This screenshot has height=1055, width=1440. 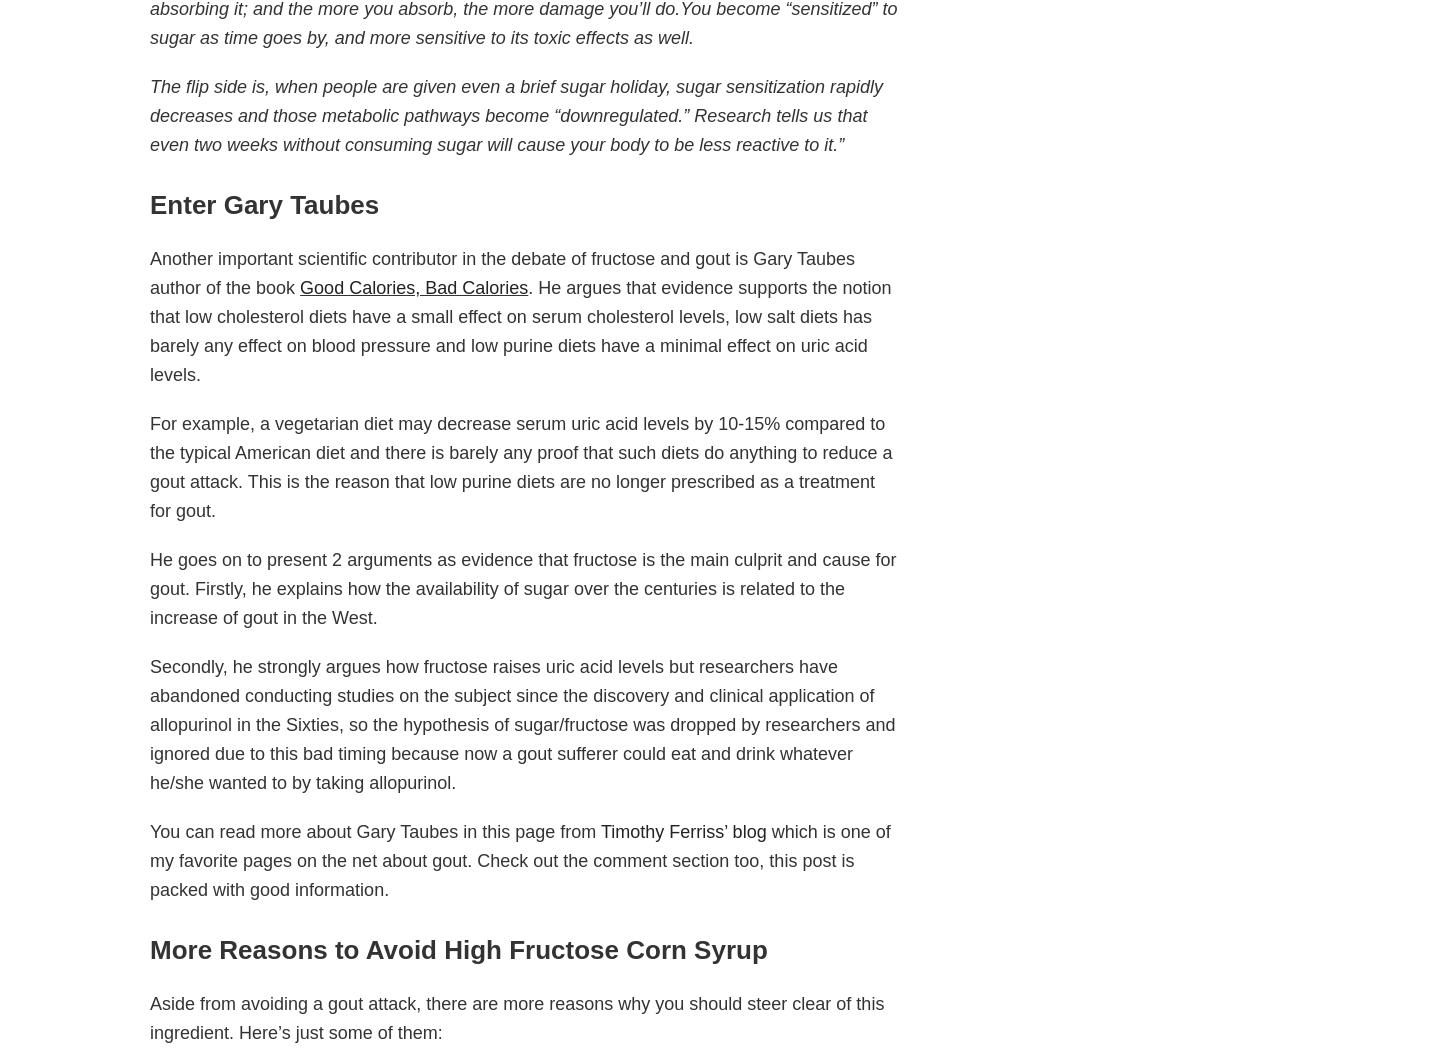 What do you see at coordinates (412, 288) in the screenshot?
I see `'Good Calories, Bad Calories'` at bounding box center [412, 288].